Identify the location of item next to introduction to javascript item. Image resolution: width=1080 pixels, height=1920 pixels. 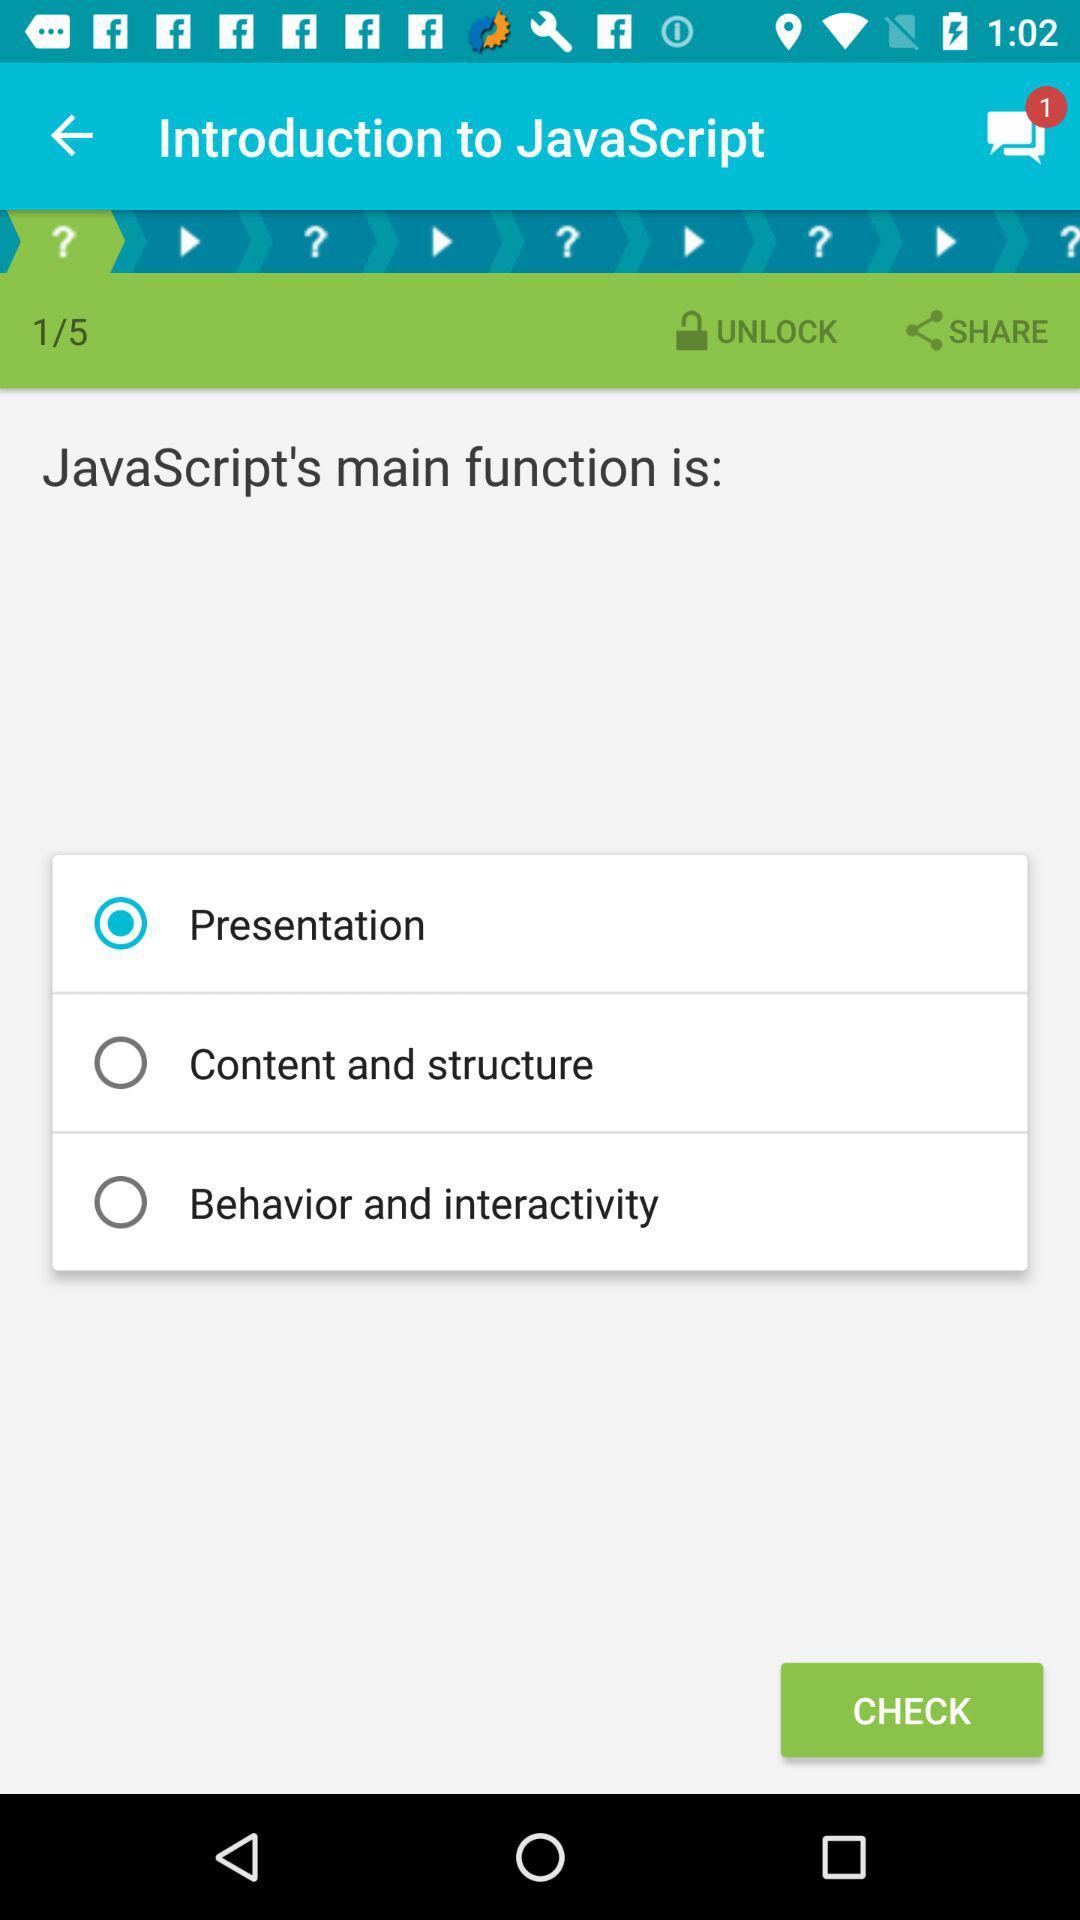
(72, 135).